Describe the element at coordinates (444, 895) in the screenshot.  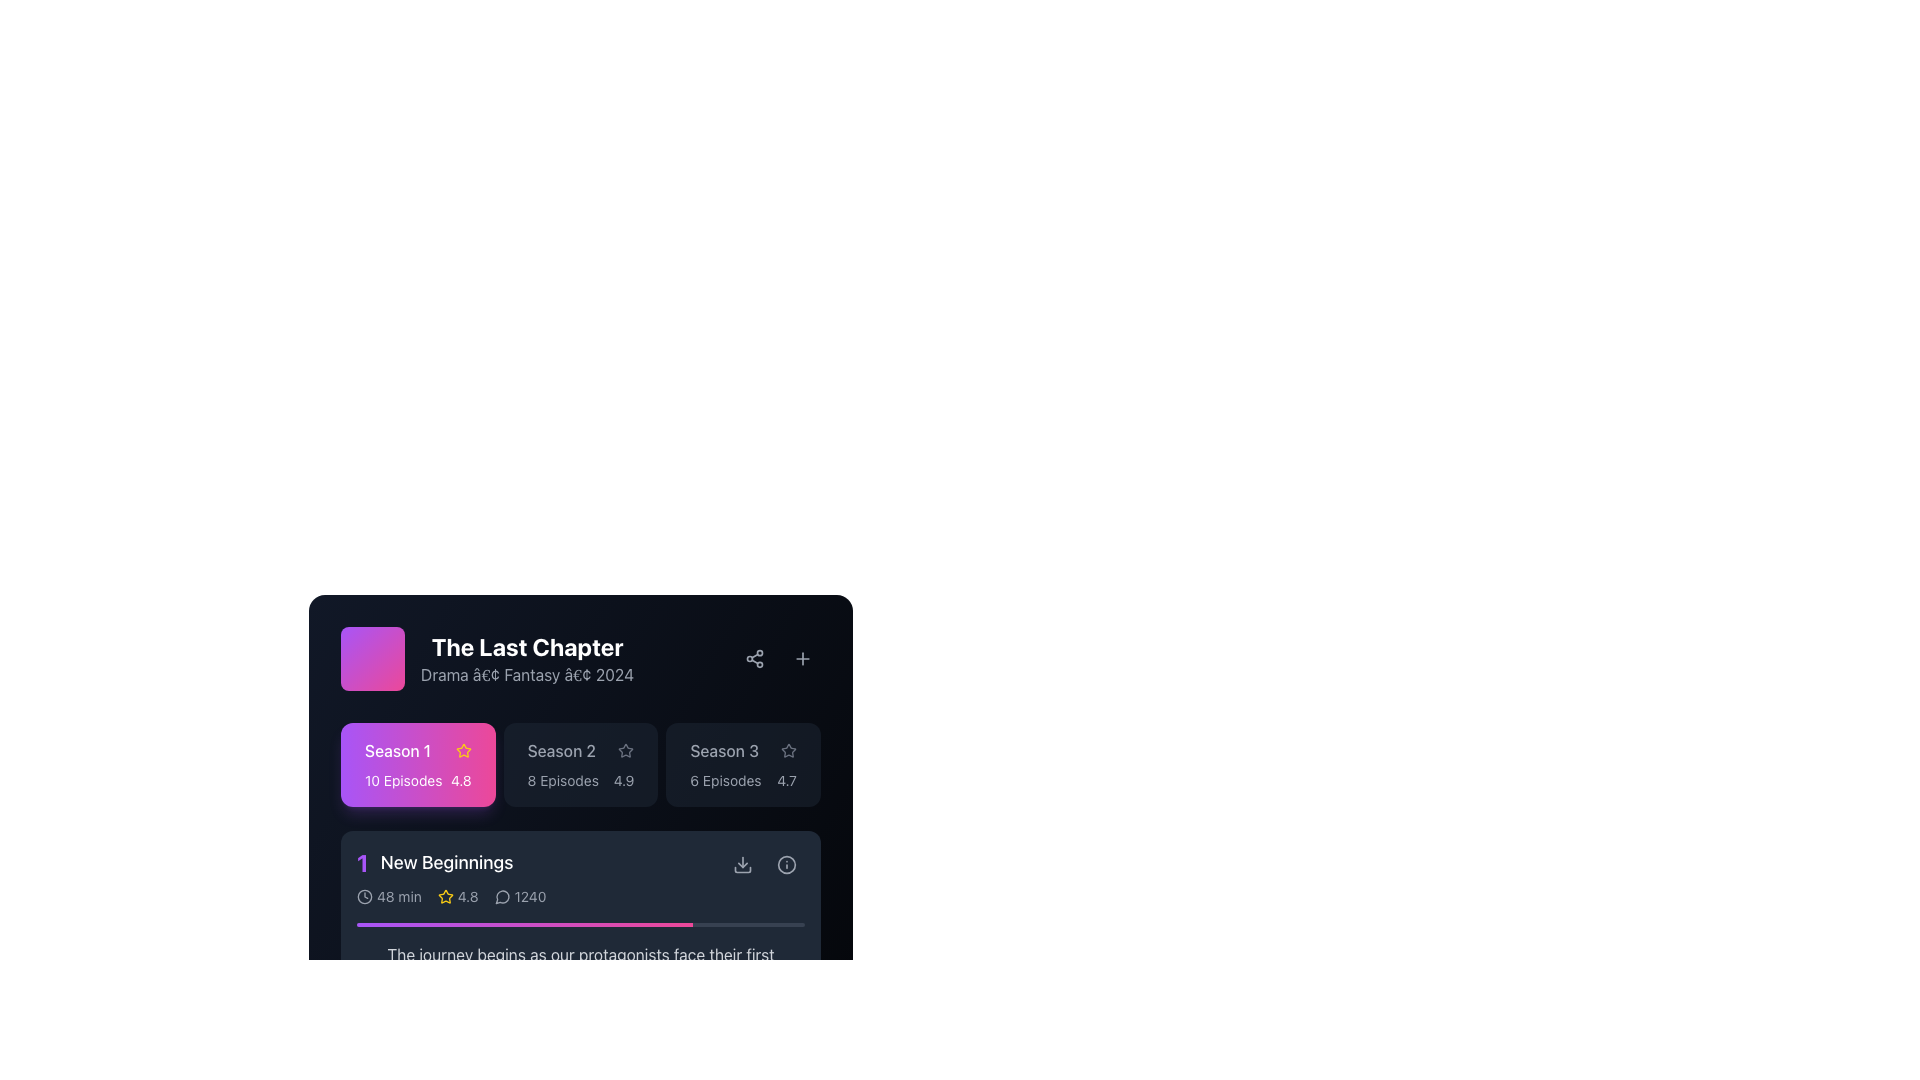
I see `the yellow star icon that indicates the rating status for Season 1 to rate or unrate the season` at that location.